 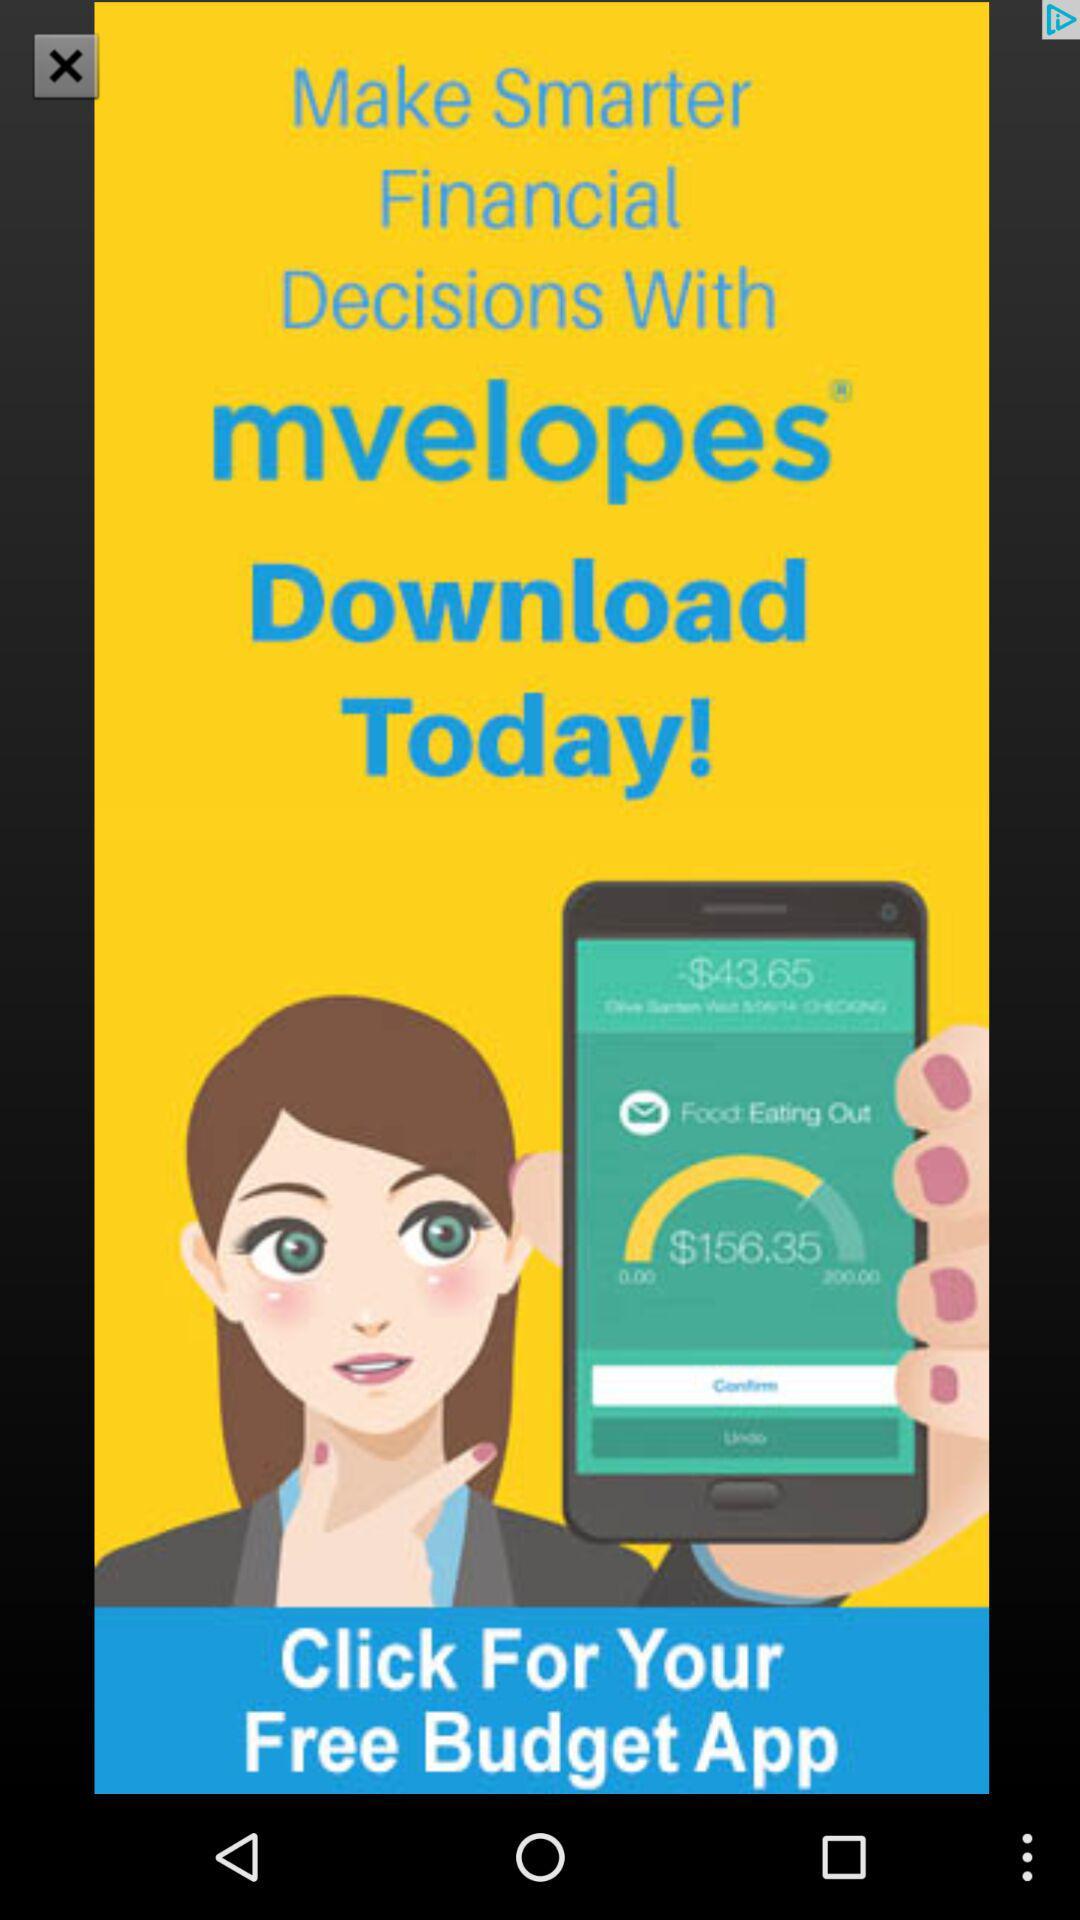 What do you see at coordinates (91, 97) in the screenshot?
I see `the close icon` at bounding box center [91, 97].